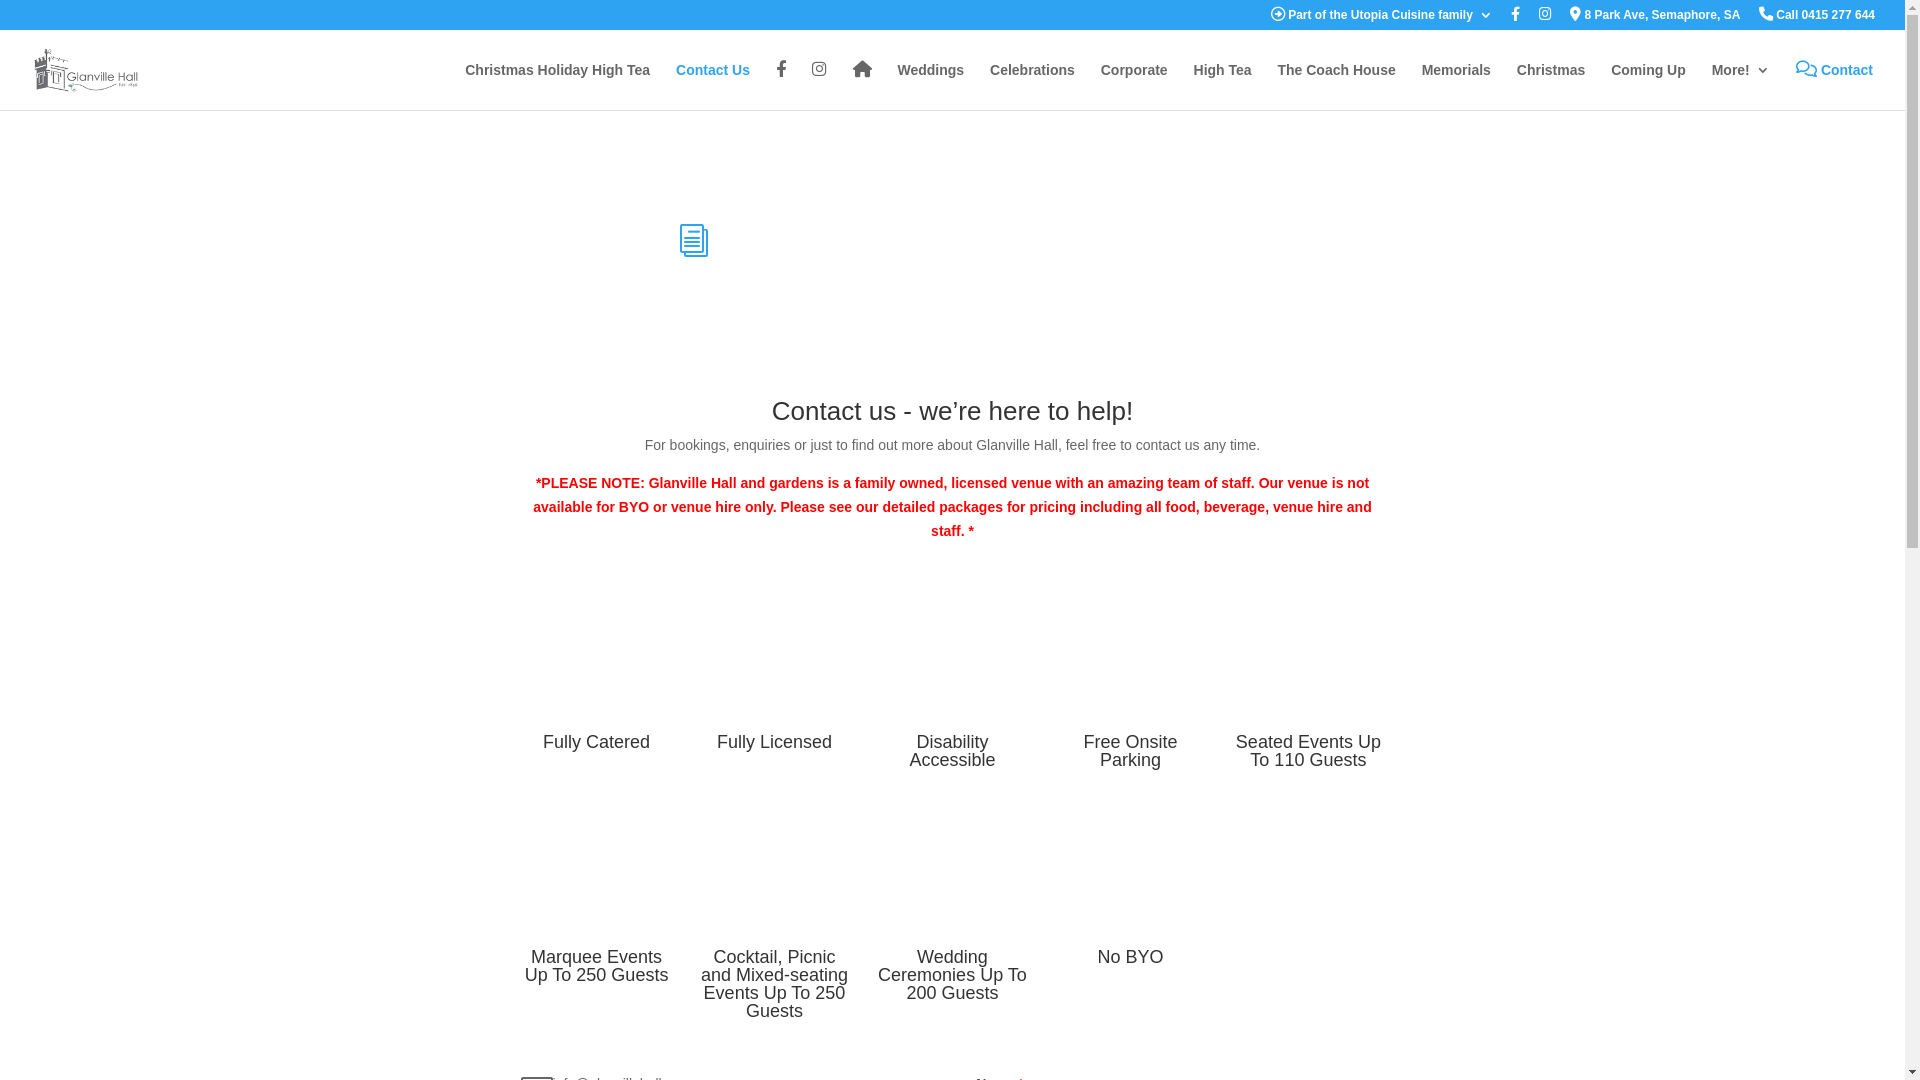 This screenshot has height=1080, width=1920. What do you see at coordinates (819, 85) in the screenshot?
I see `'Instagram'` at bounding box center [819, 85].